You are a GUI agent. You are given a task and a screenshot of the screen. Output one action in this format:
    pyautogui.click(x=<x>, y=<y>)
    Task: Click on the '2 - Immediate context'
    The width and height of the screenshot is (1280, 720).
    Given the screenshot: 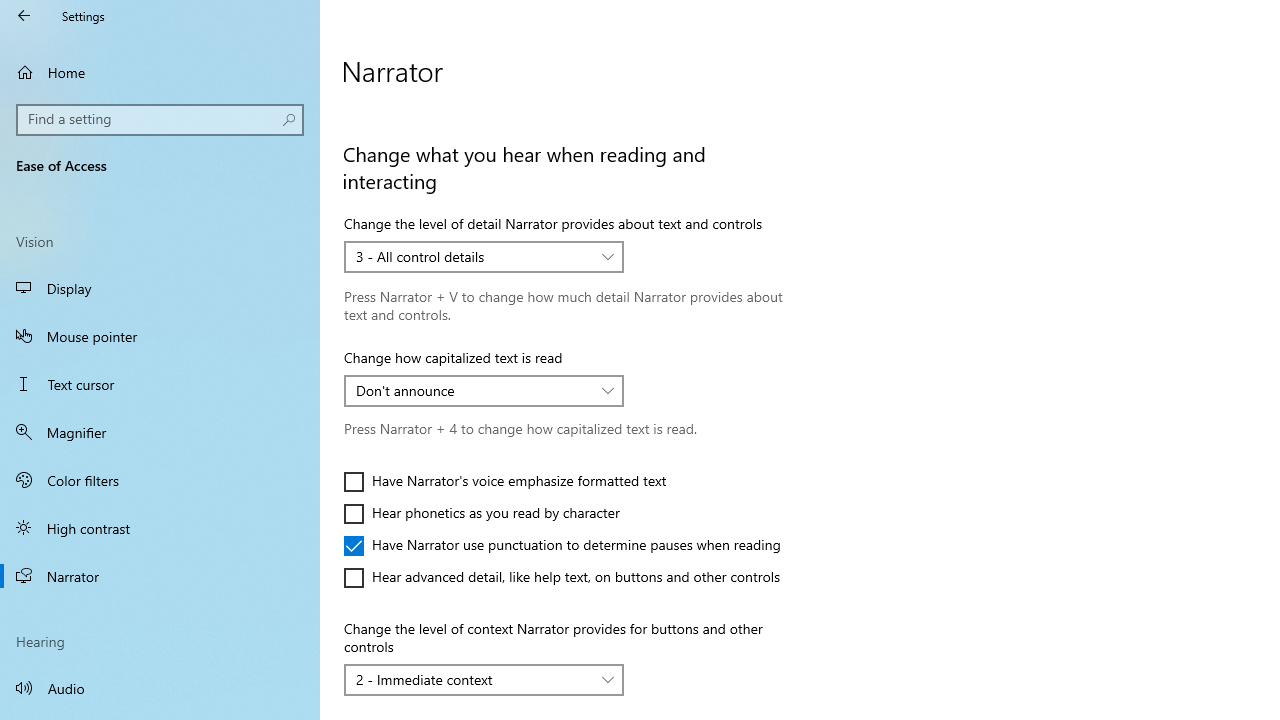 What is the action you would take?
    pyautogui.click(x=472, y=678)
    